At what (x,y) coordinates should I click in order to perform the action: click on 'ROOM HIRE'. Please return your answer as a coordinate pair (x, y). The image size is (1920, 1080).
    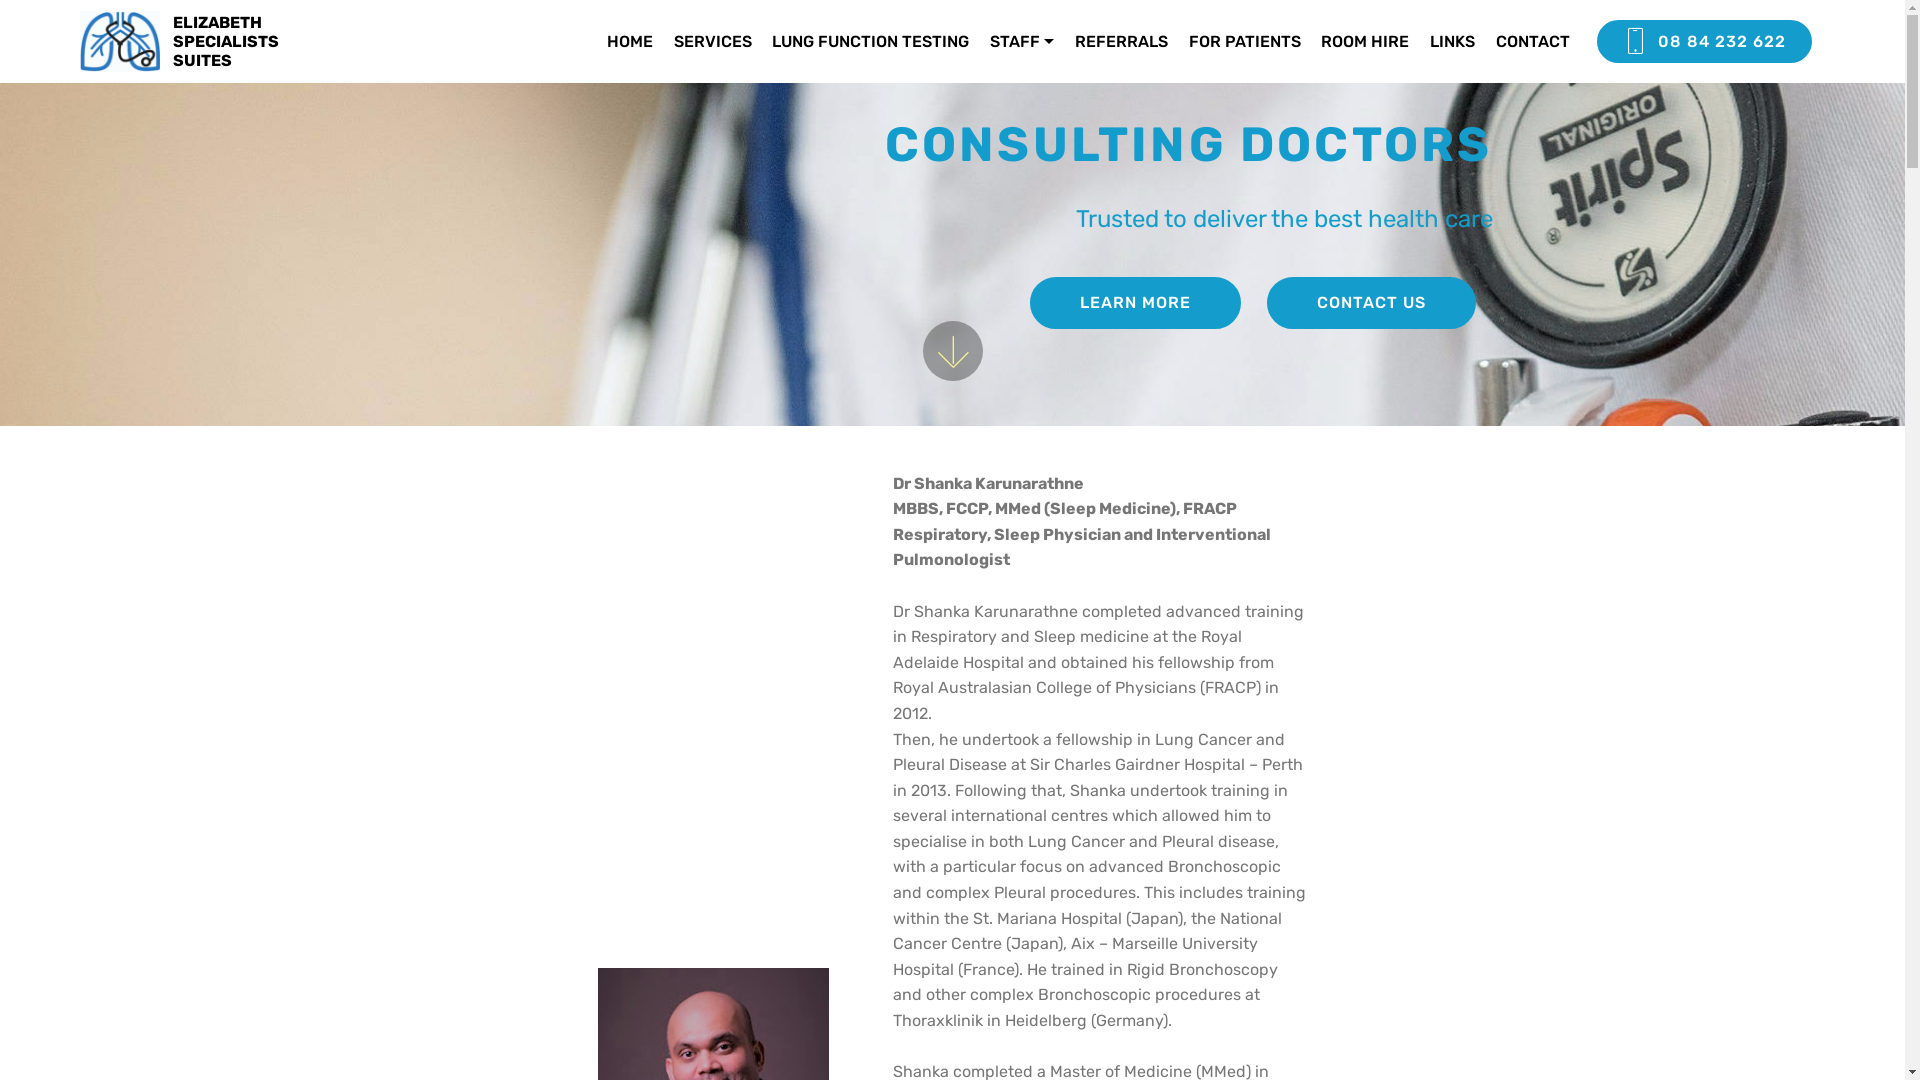
    Looking at the image, I should click on (1363, 41).